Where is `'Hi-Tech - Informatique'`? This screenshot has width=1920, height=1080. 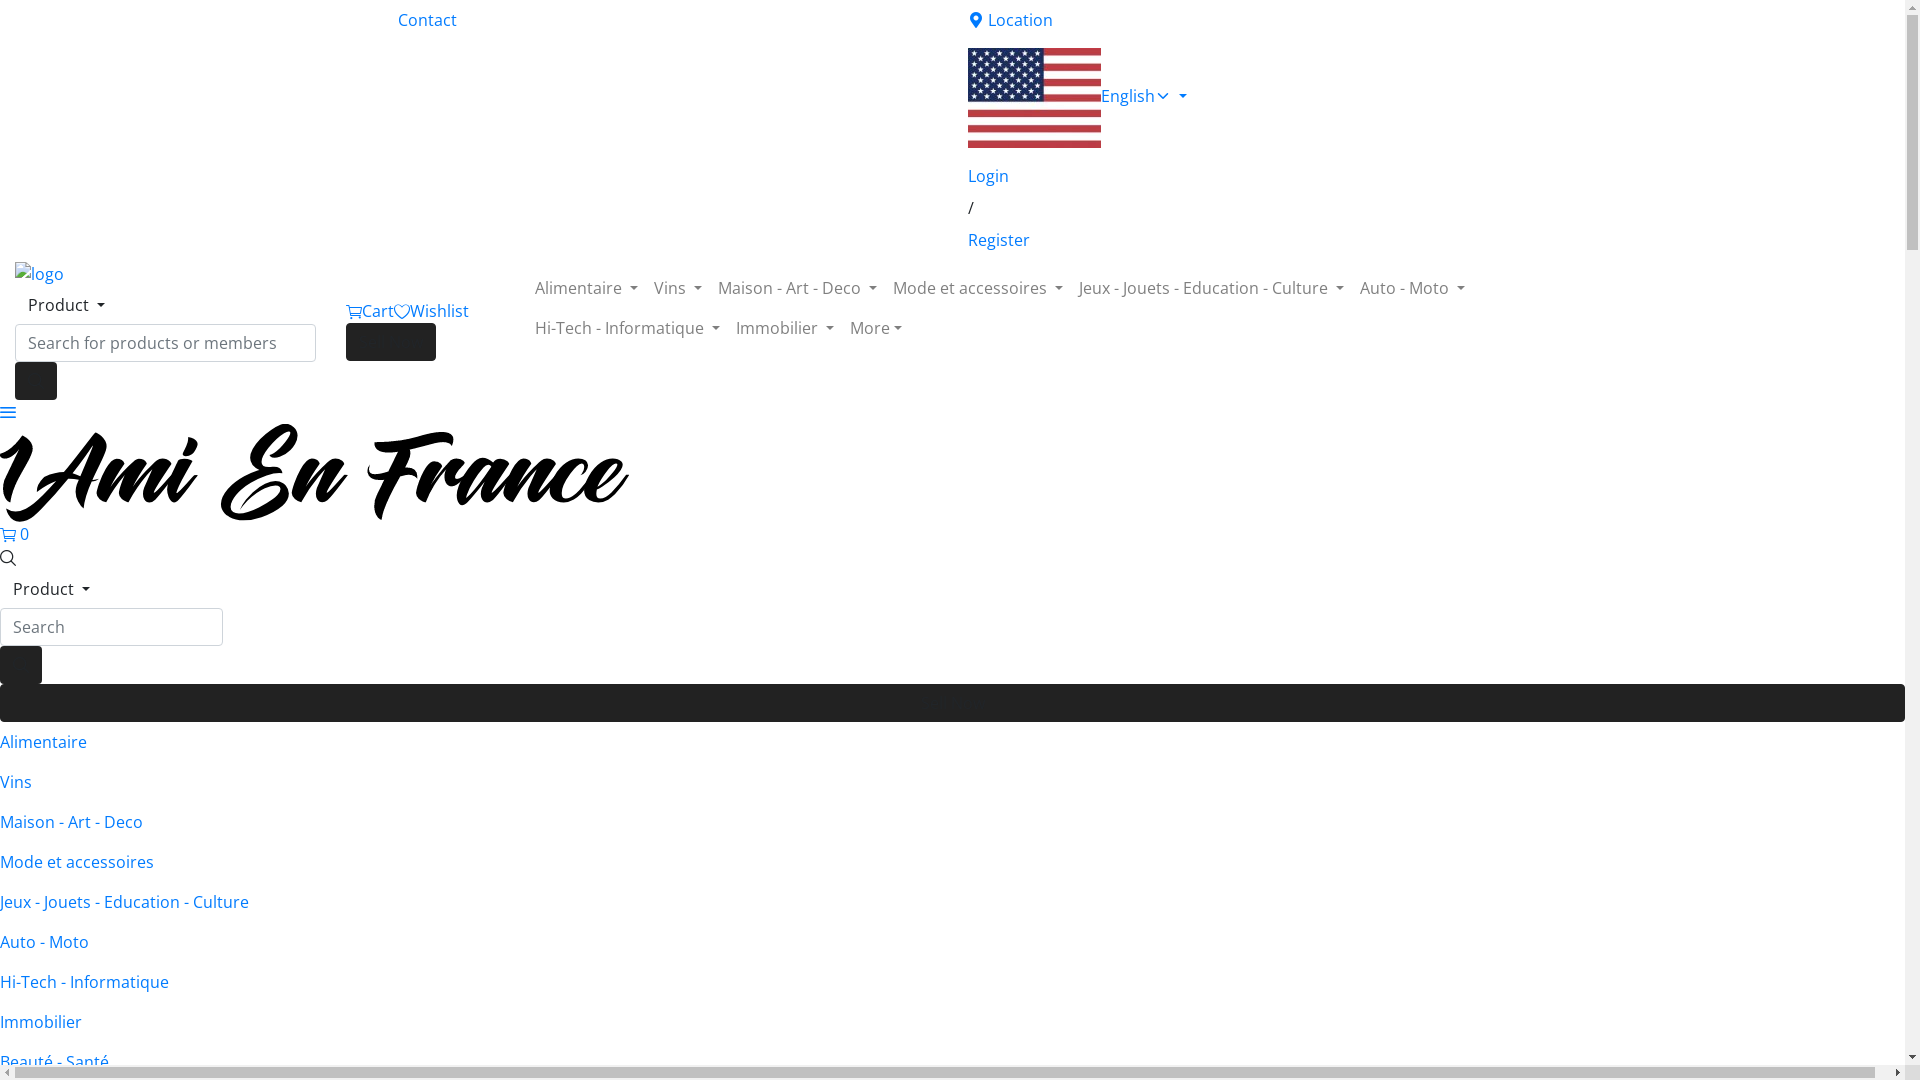
'Hi-Tech - Informatique' is located at coordinates (951, 981).